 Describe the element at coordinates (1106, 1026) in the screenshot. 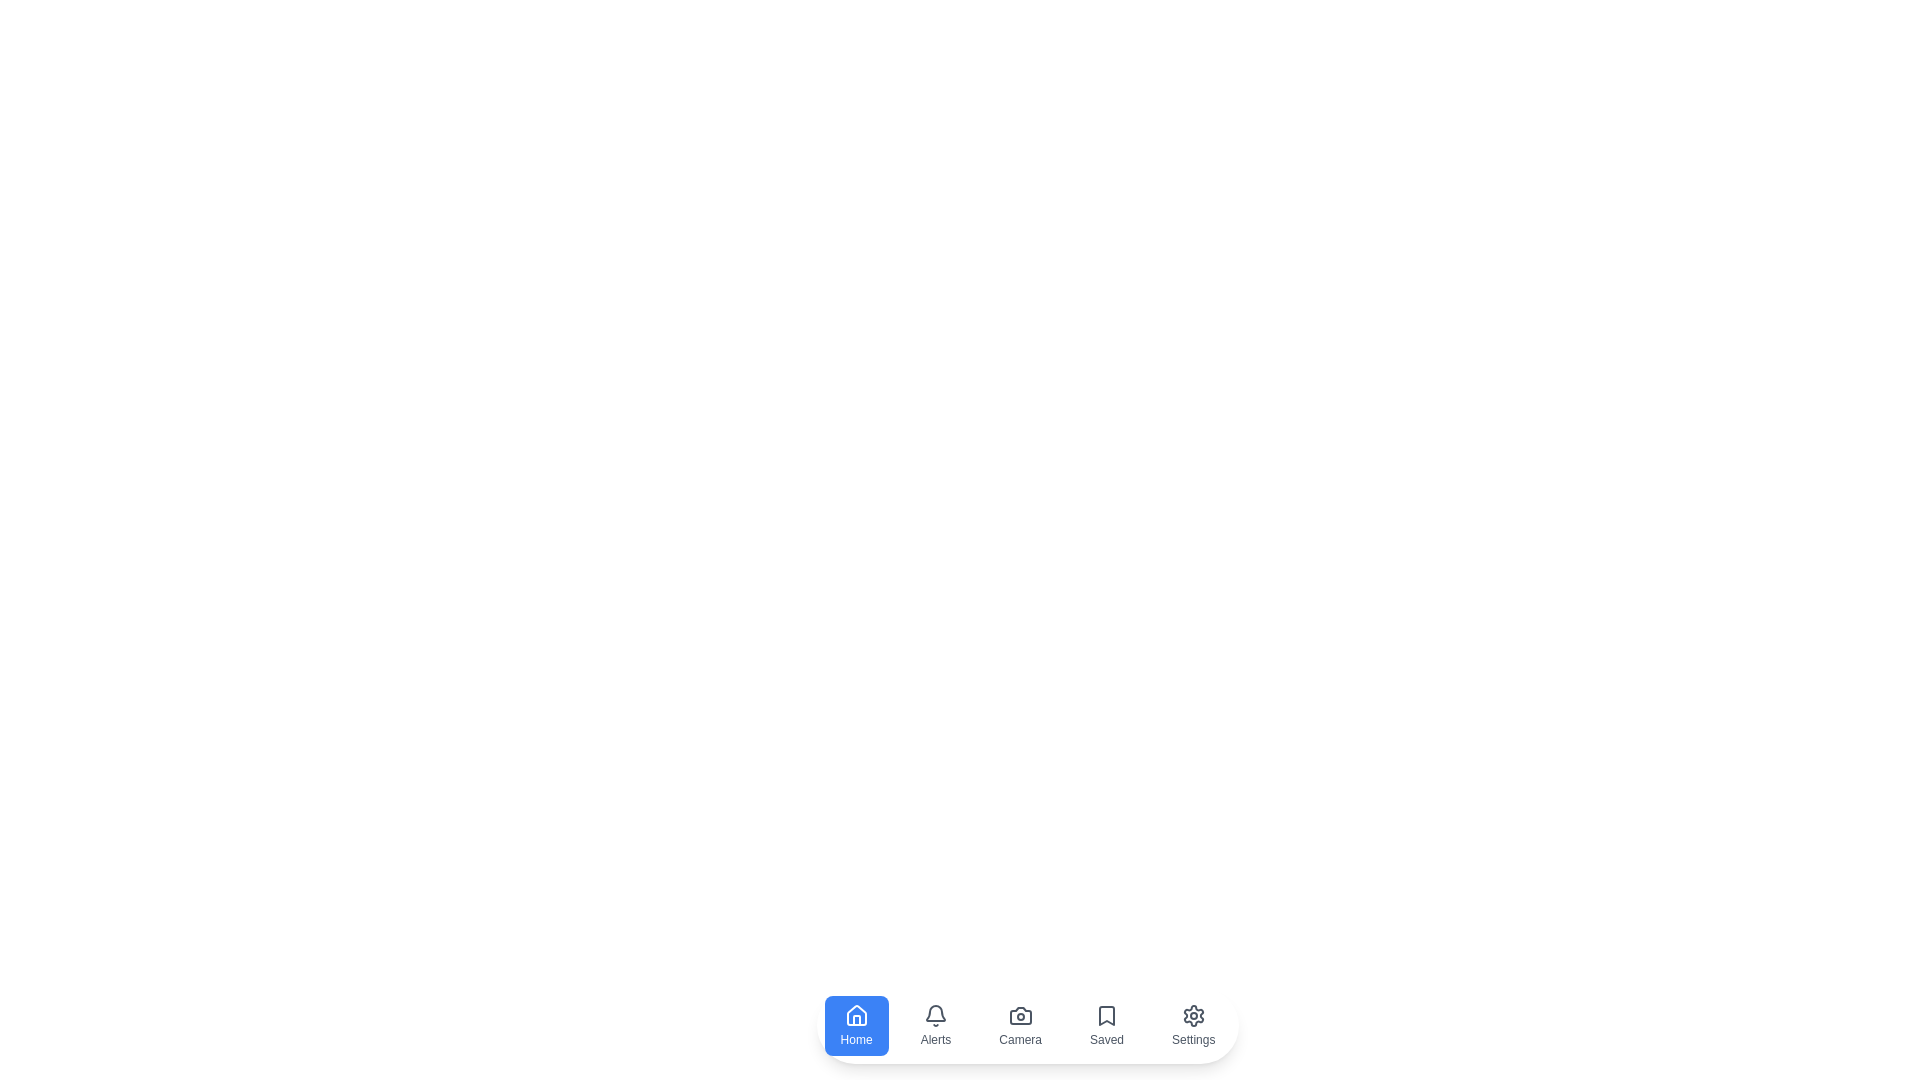

I see `the Saved icon in the bottom navigation bar` at that location.